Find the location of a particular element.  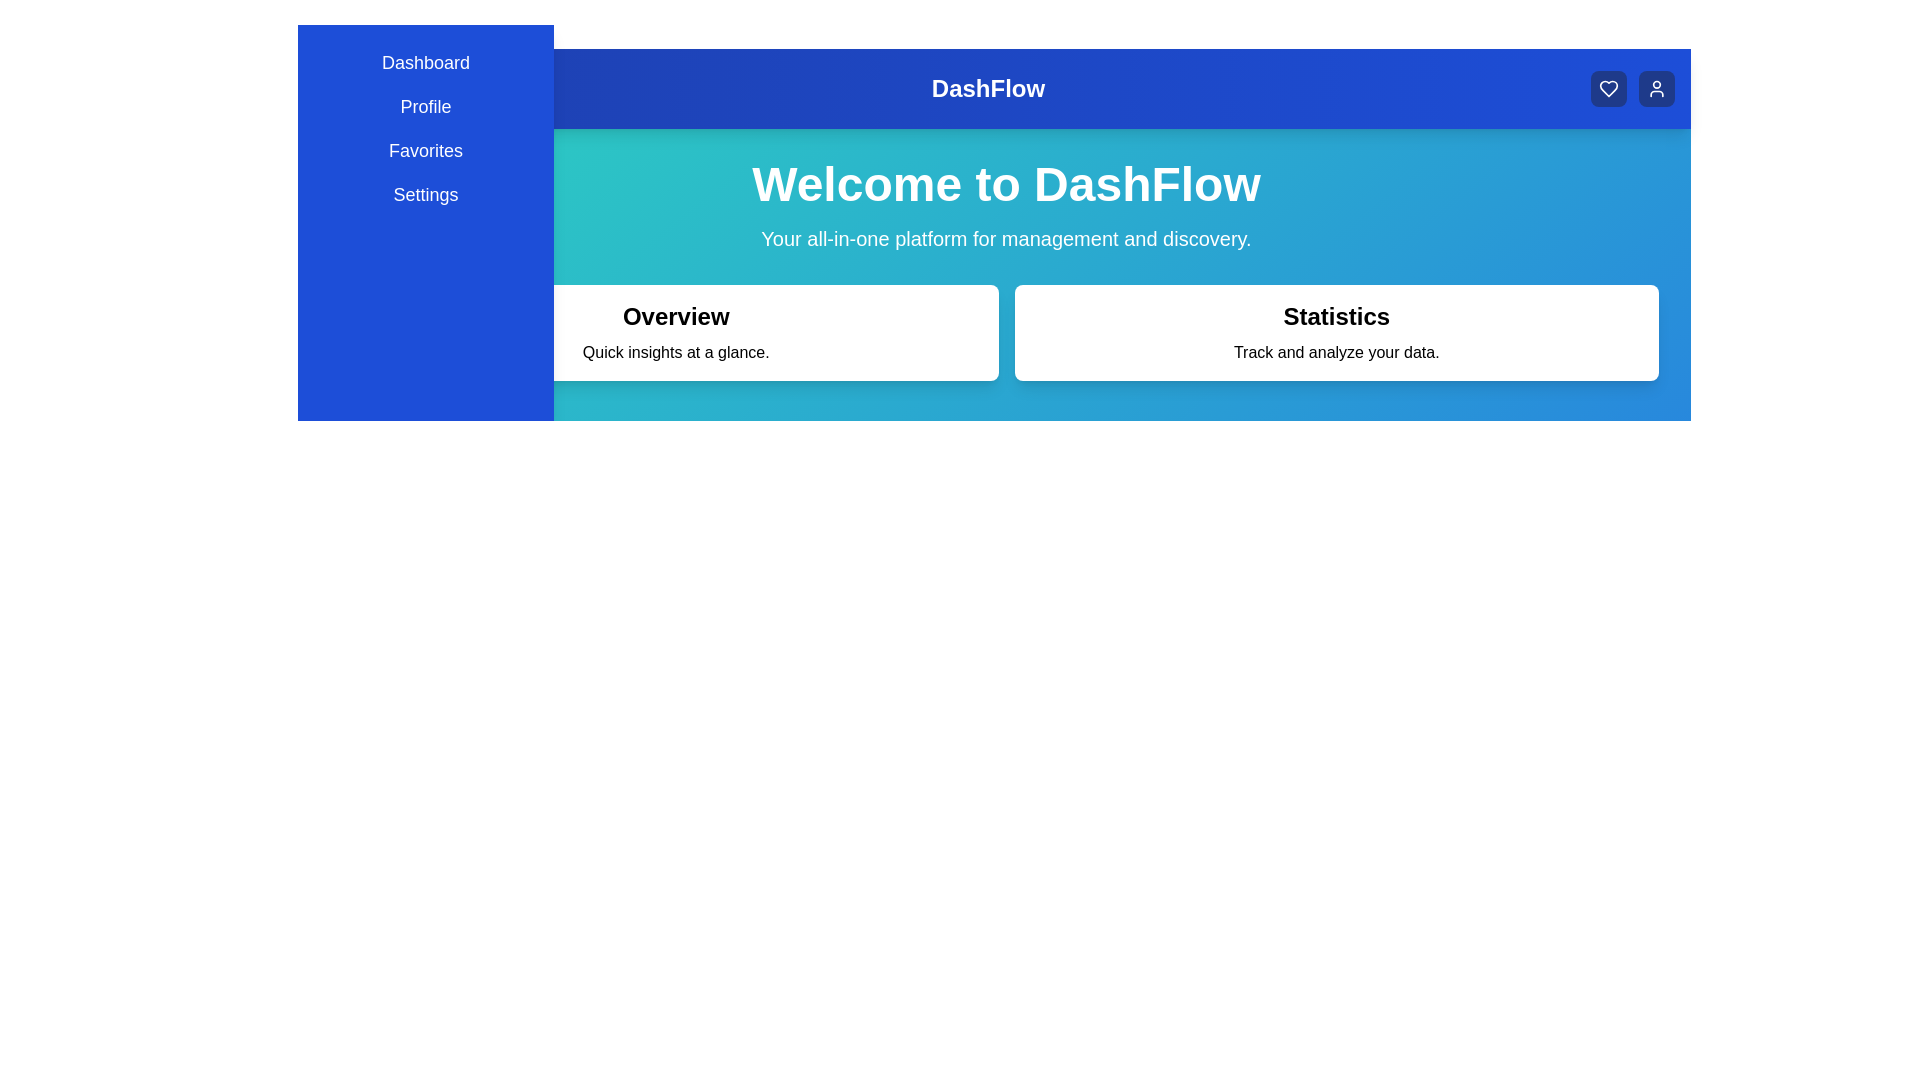

the menu item Settings to navigate to its respective section is located at coordinates (425, 195).